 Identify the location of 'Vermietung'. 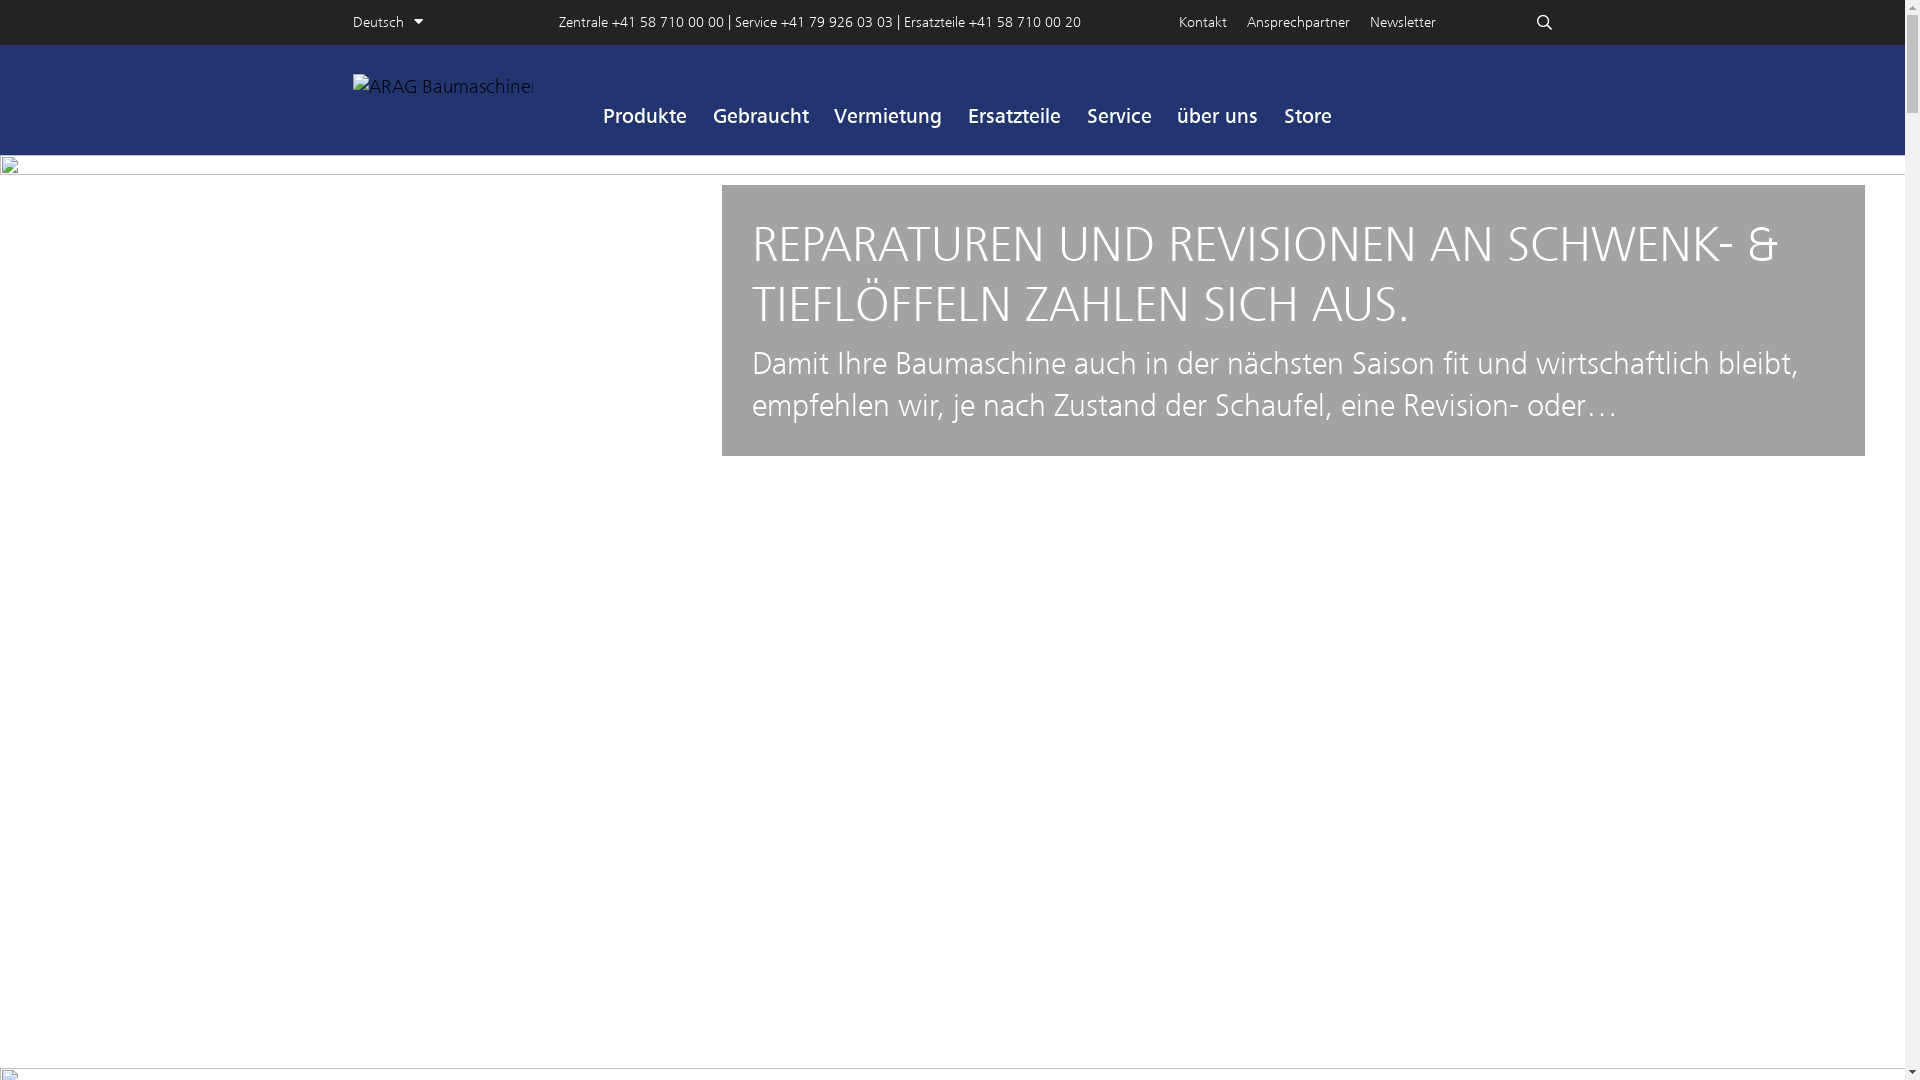
(821, 116).